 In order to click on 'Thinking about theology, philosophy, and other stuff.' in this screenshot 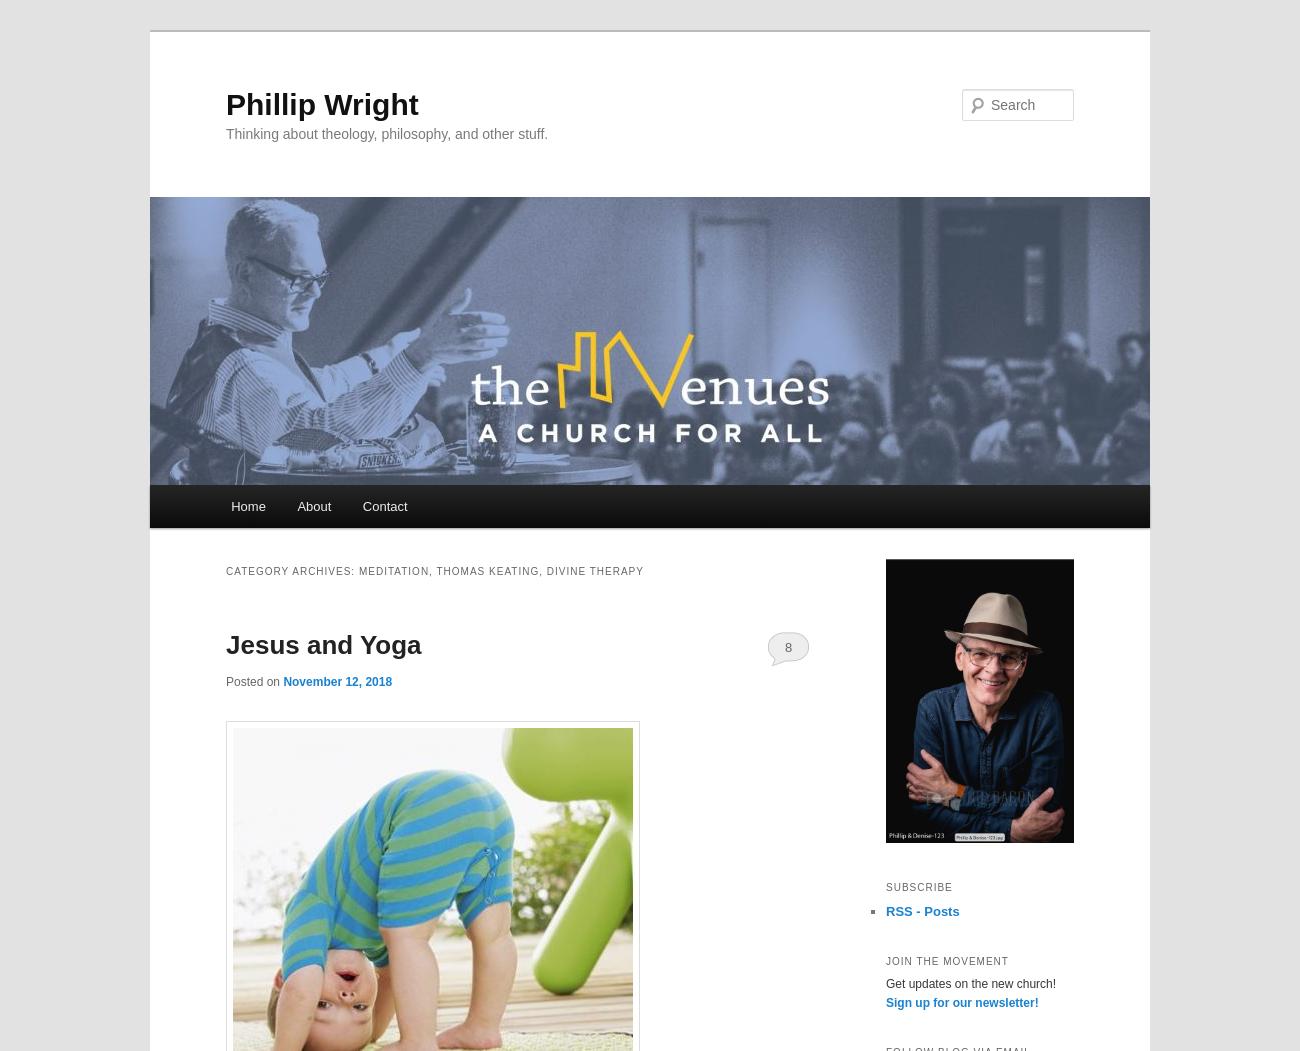, I will do `click(387, 131)`.